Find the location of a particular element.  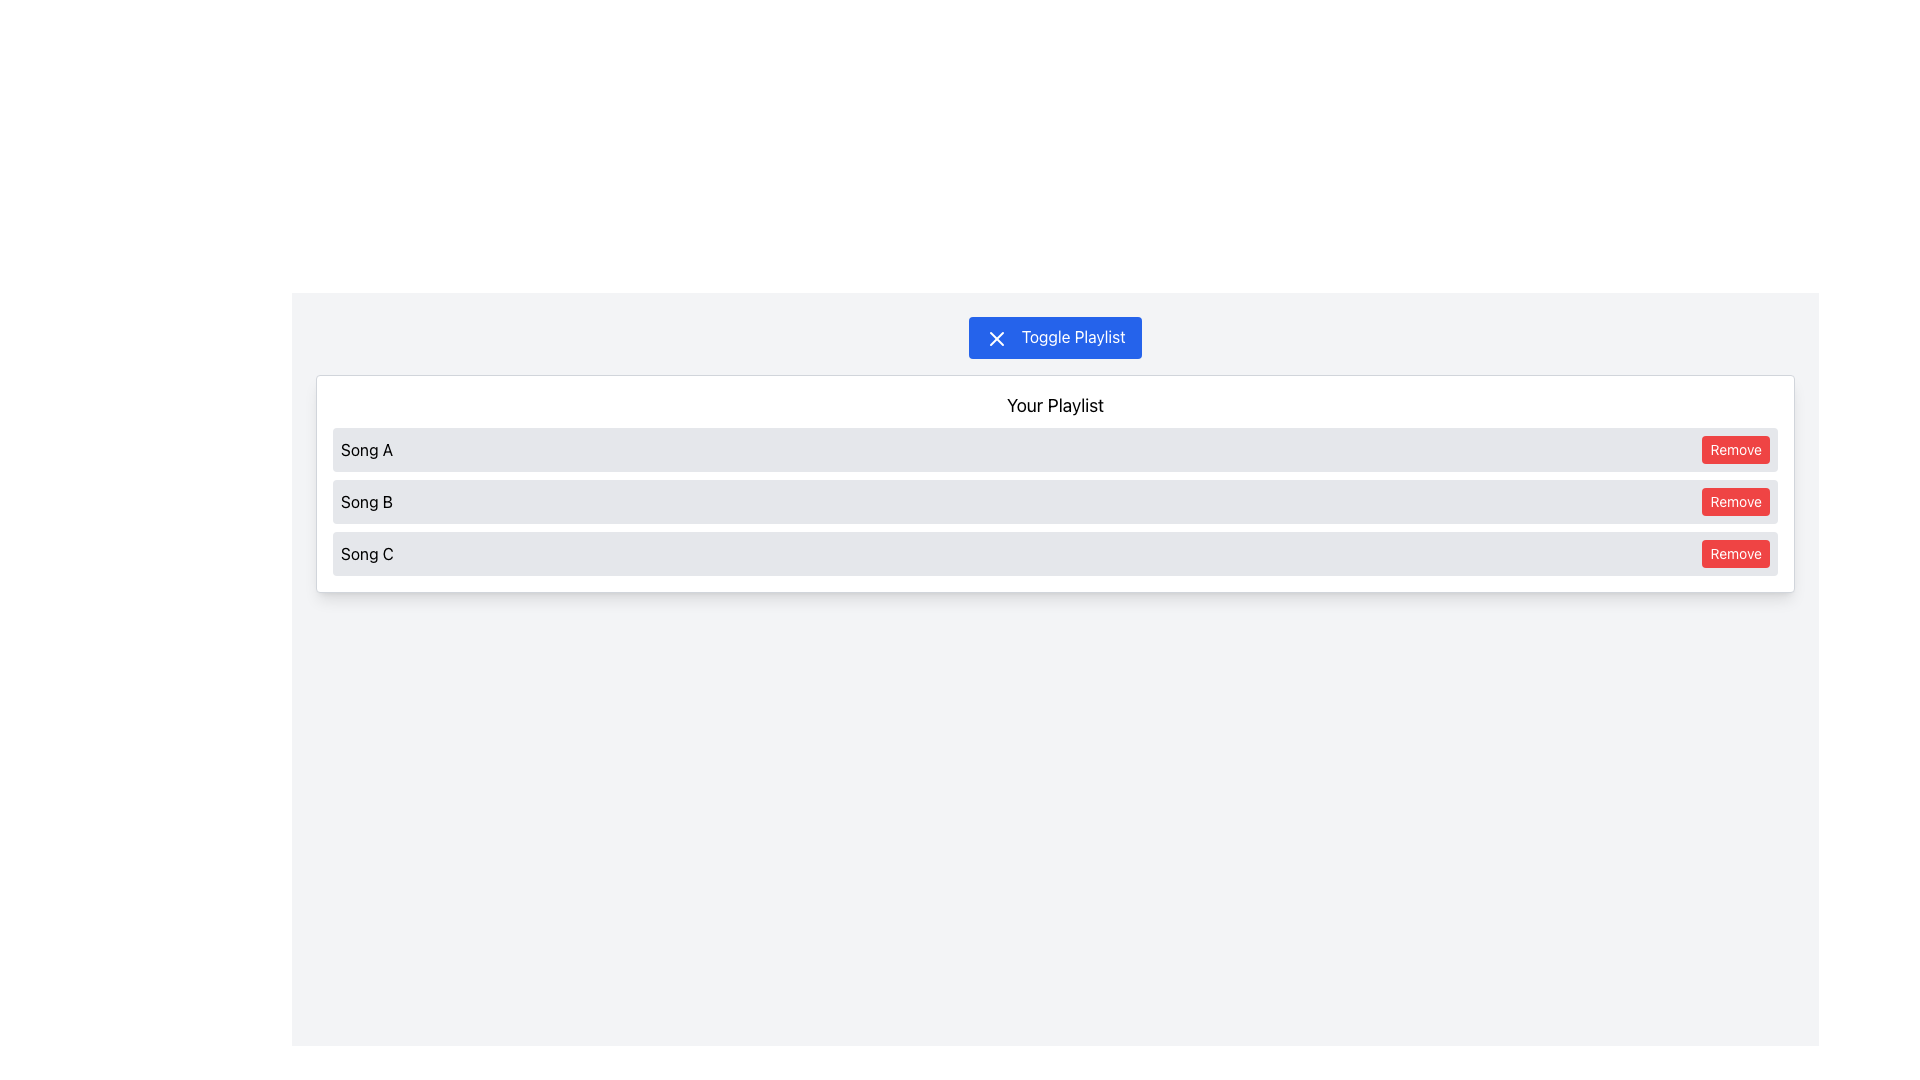

the small 'X' icon located within the blue button labeled 'Toggle Playlist' is located at coordinates (997, 337).